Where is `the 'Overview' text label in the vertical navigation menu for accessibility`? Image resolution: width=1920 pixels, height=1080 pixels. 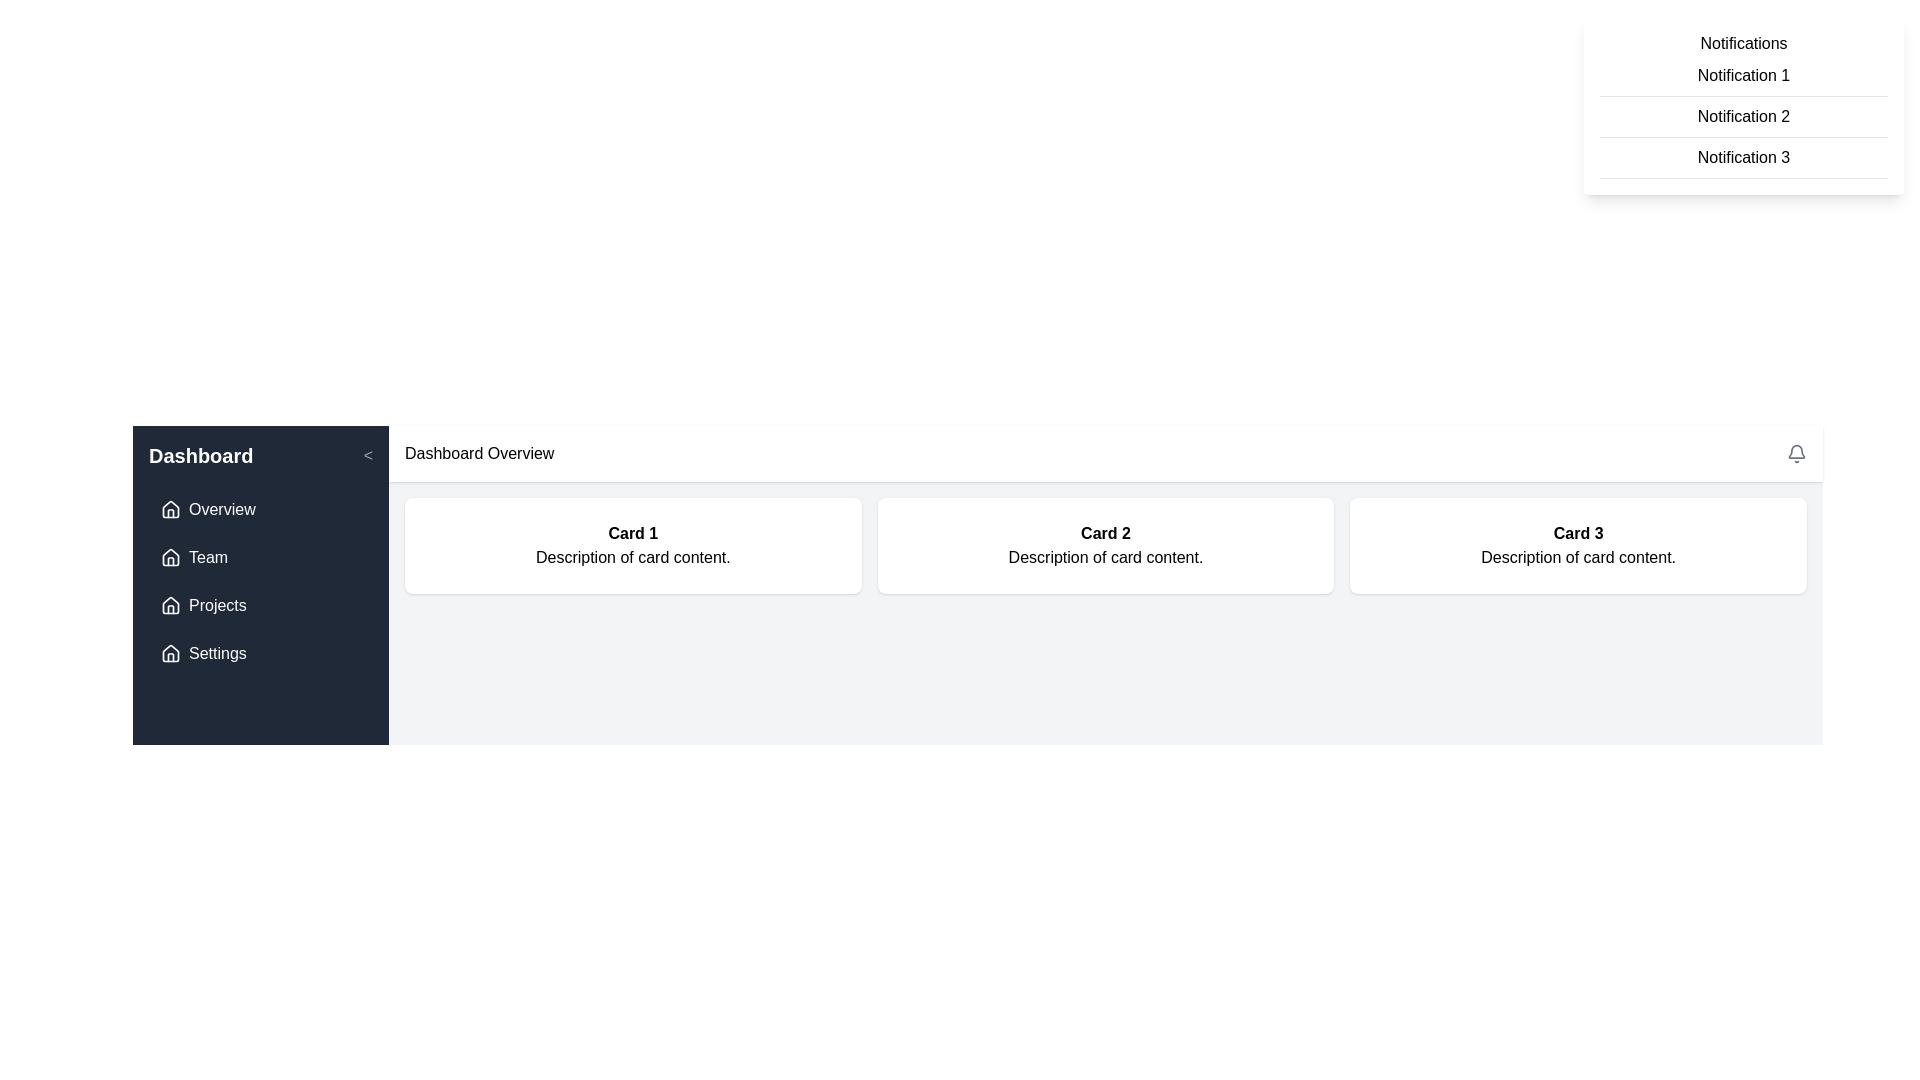 the 'Overview' text label in the vertical navigation menu for accessibility is located at coordinates (222, 508).